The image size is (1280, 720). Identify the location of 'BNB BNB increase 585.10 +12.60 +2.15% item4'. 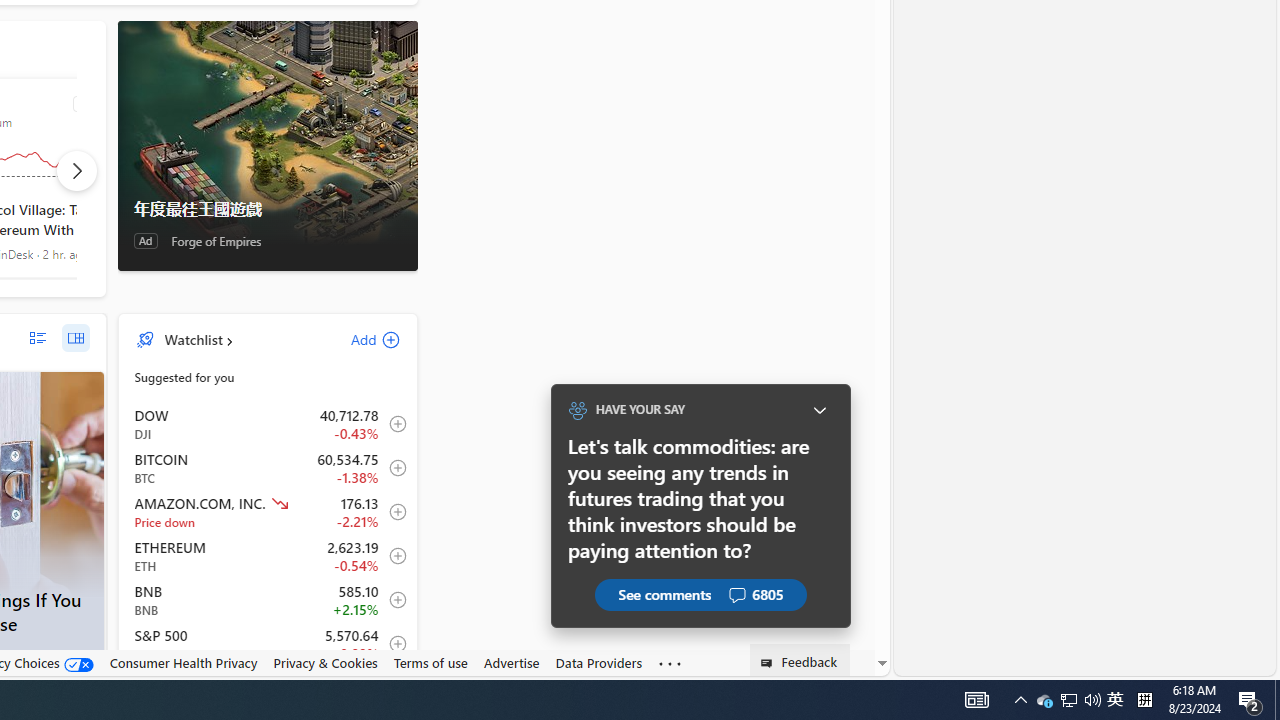
(267, 599).